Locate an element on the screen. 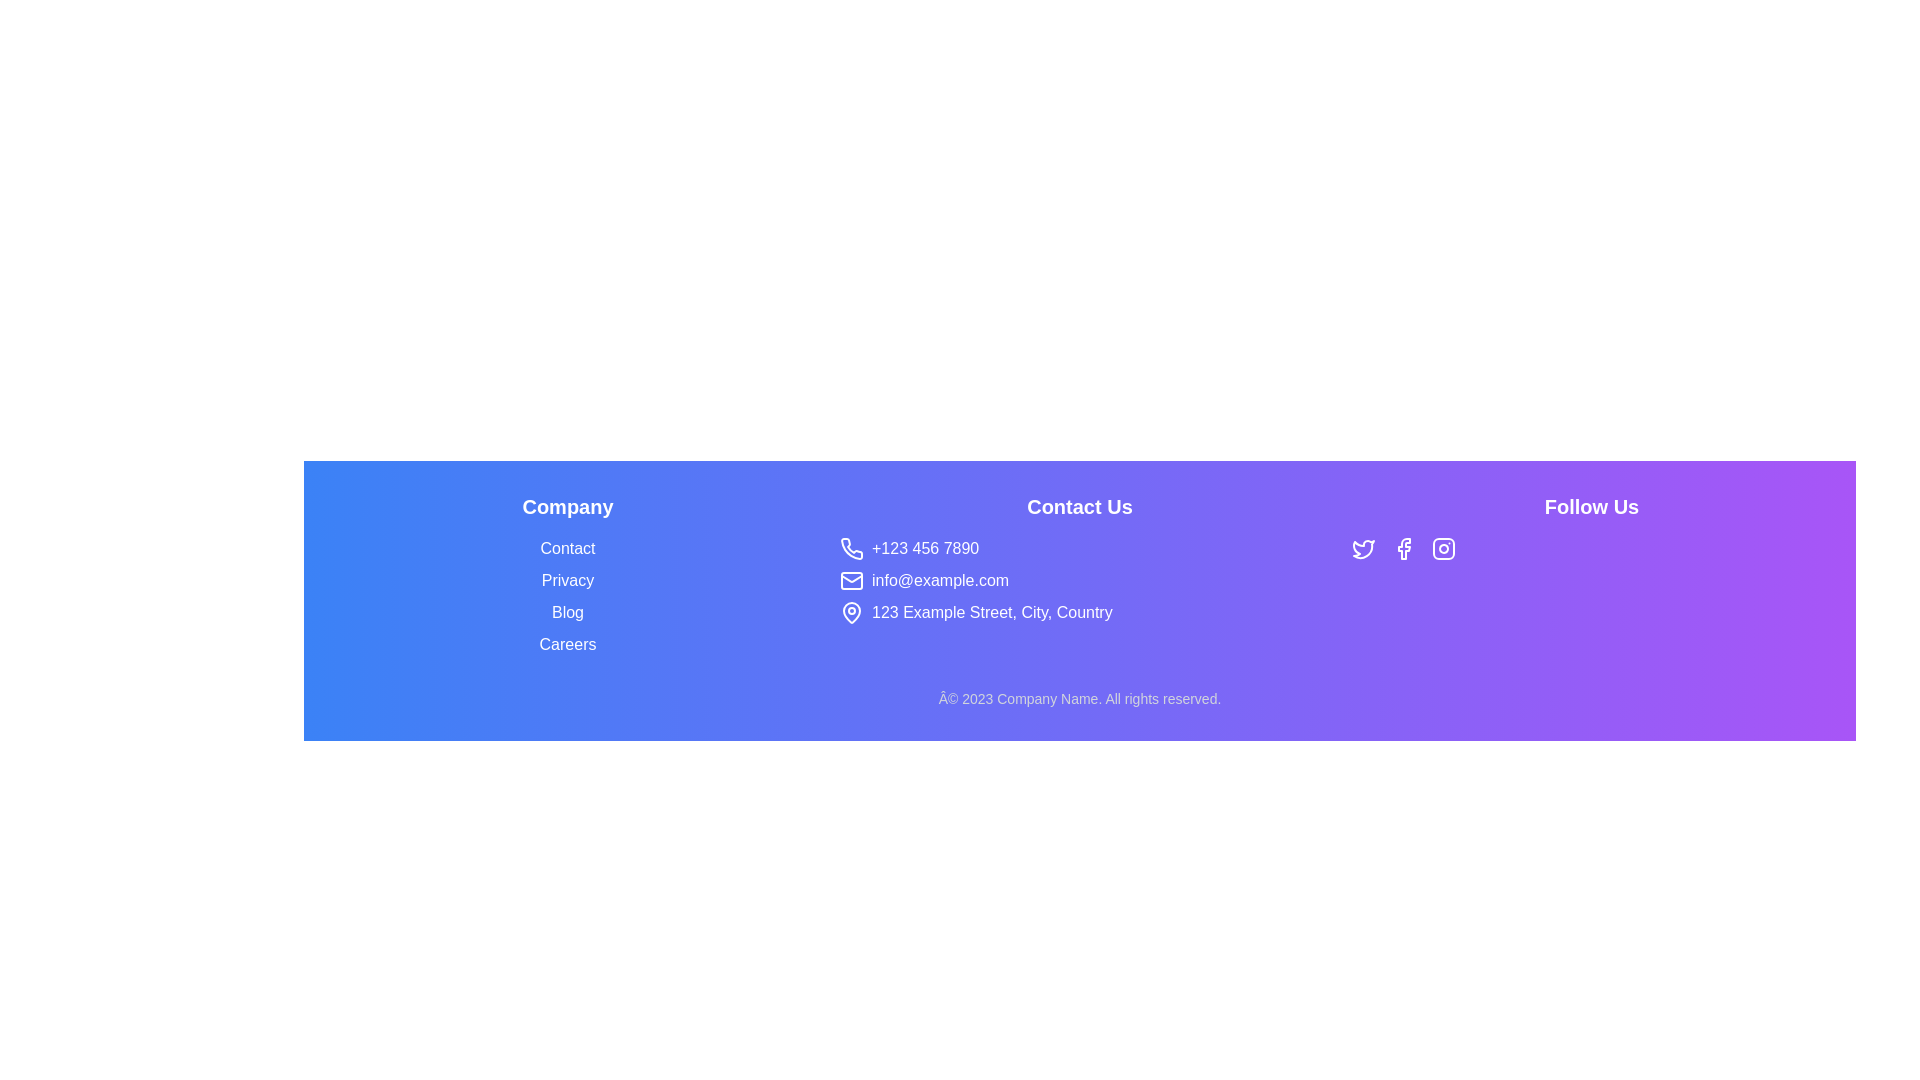 The image size is (1920, 1080). the 'Careers' hyperlink text, which is the last item in the vertically aligned list under the 'Company' heading in the footer section is located at coordinates (566, 644).